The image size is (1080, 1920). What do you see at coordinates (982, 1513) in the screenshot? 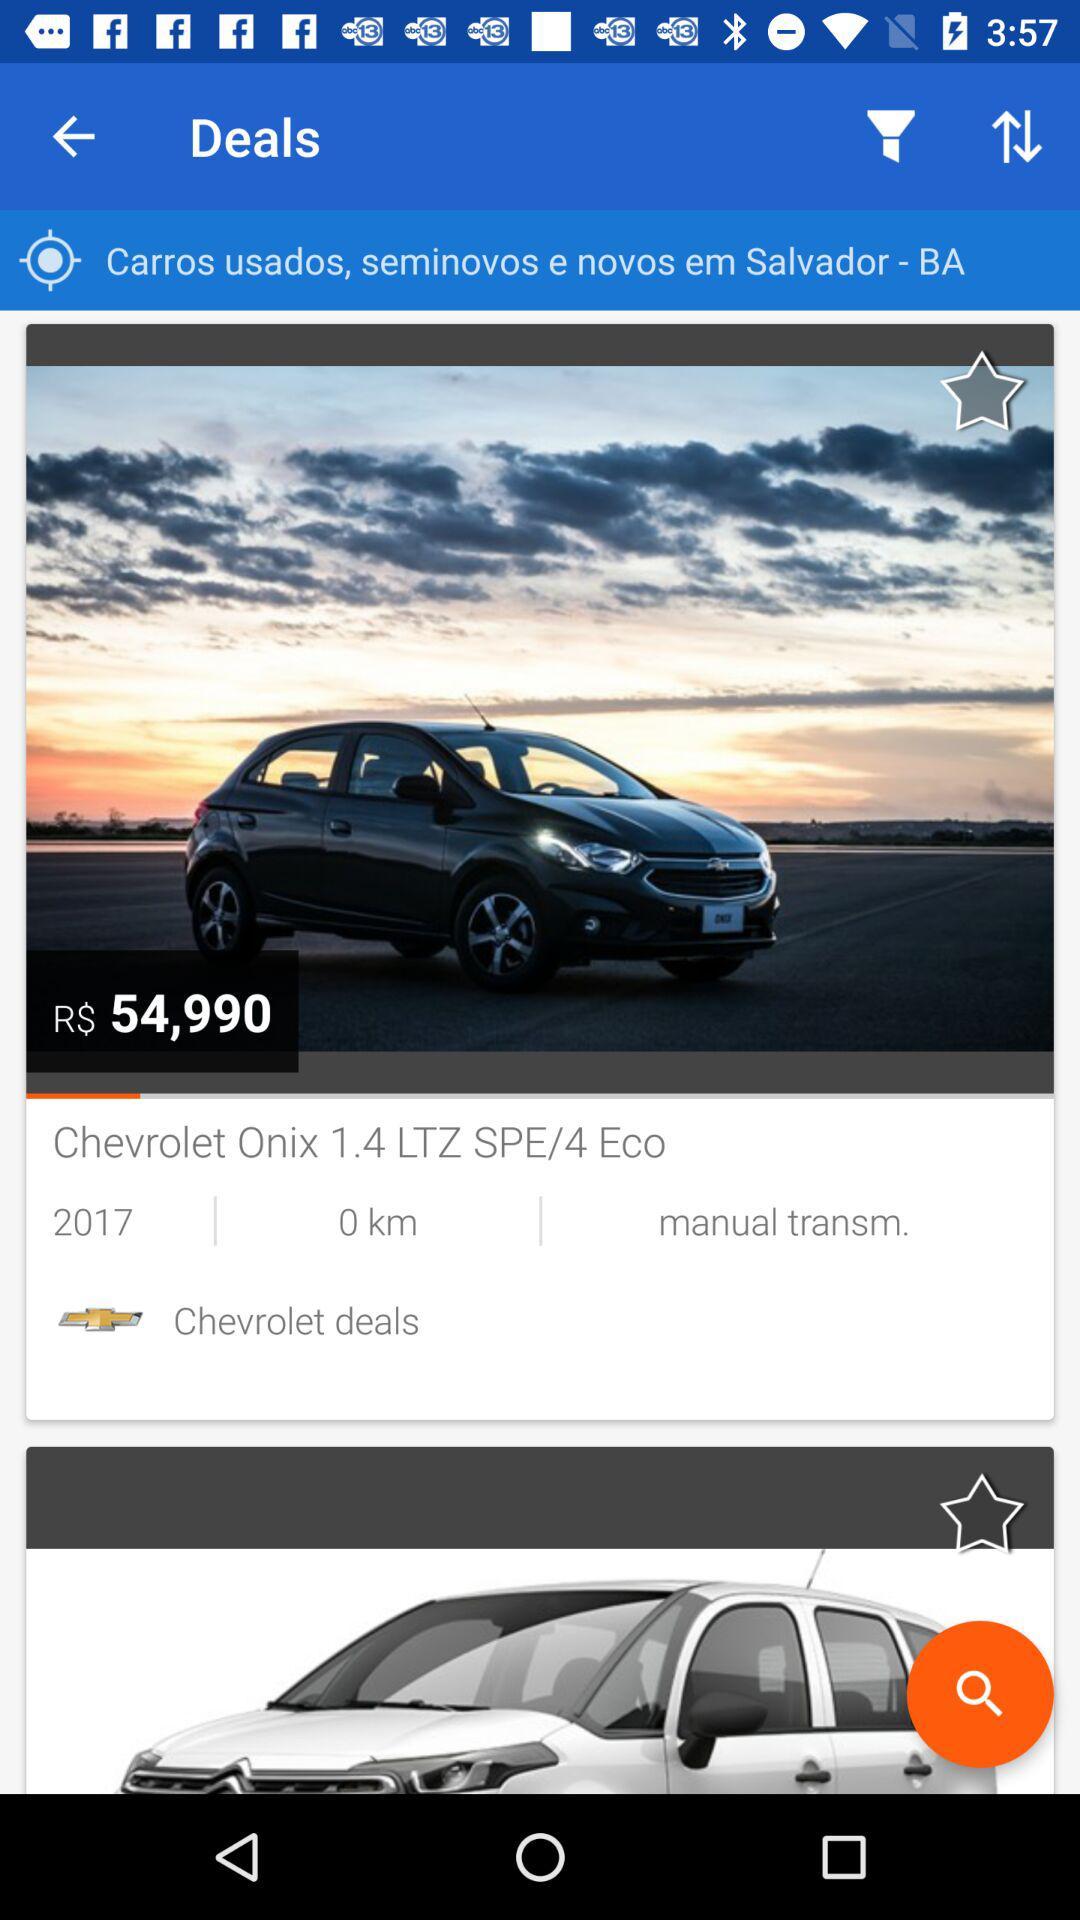
I see `option` at bounding box center [982, 1513].